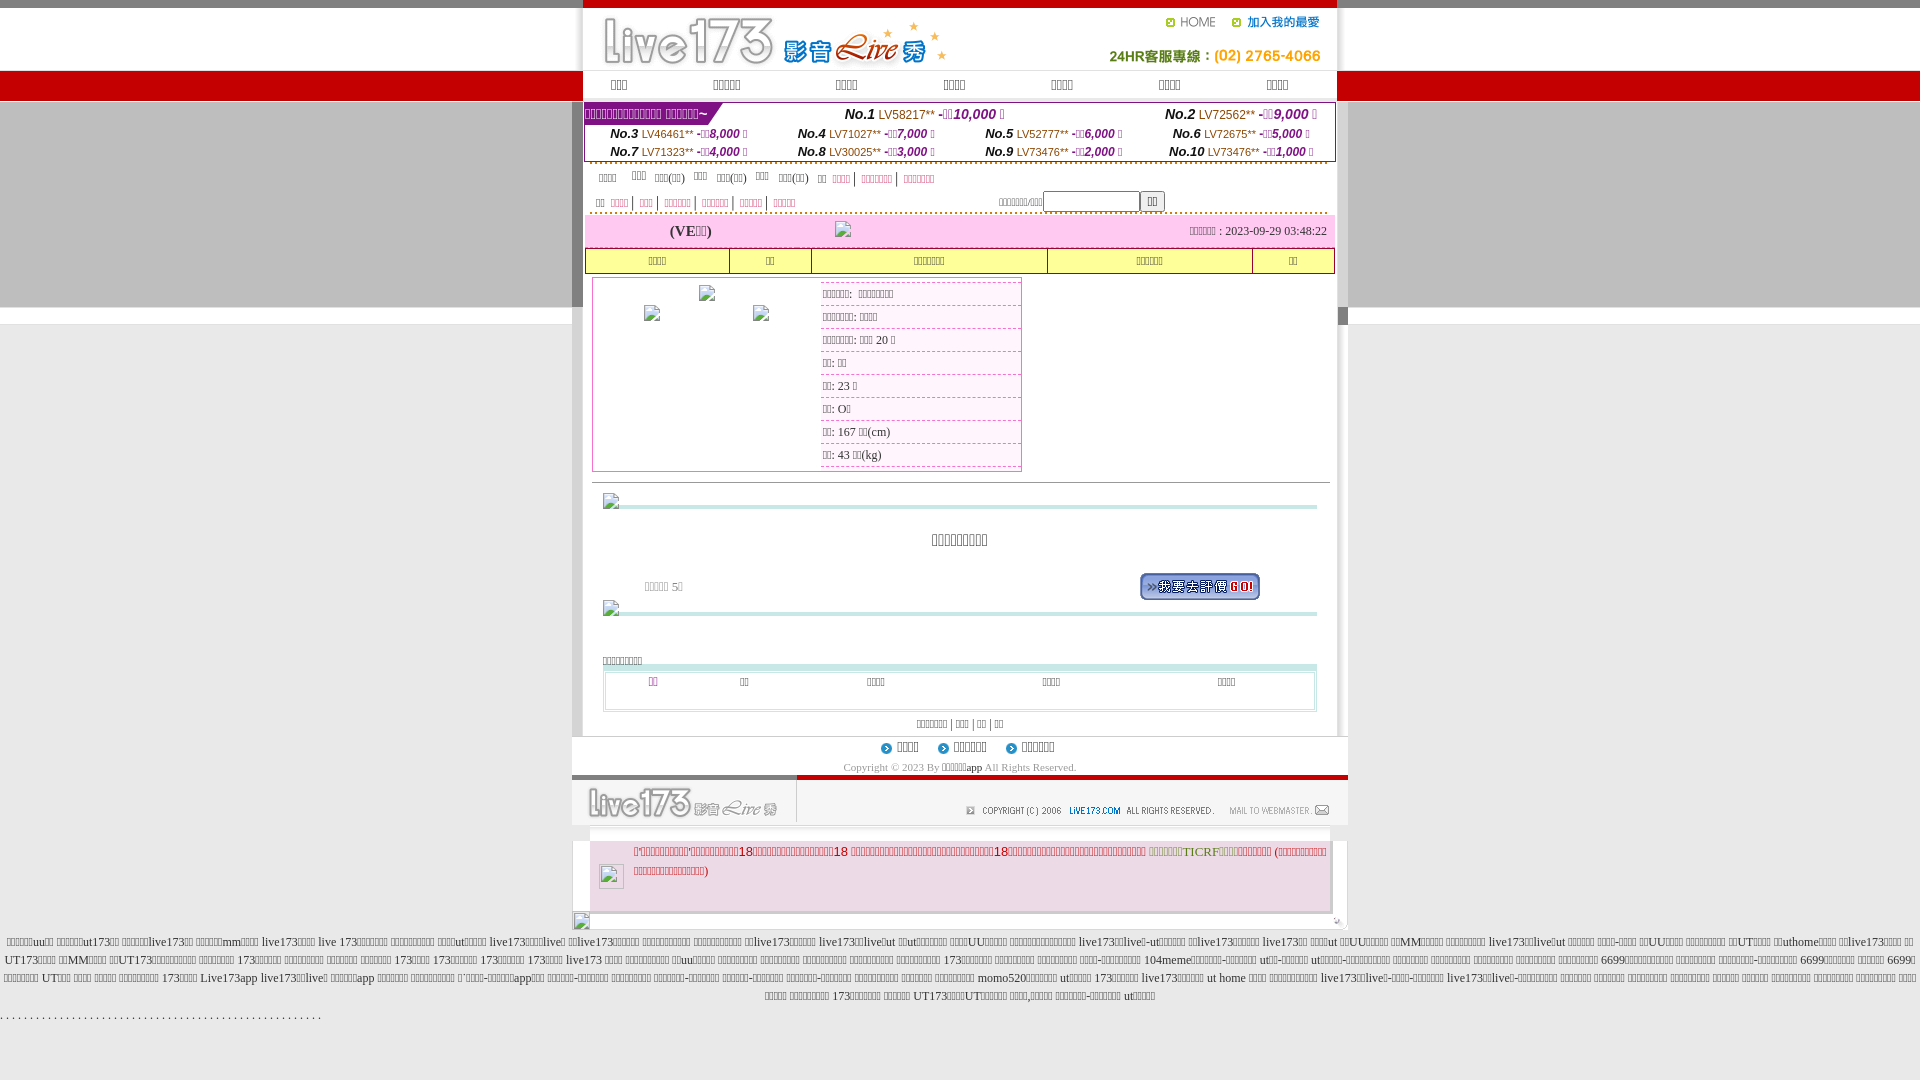 This screenshot has width=1920, height=1080. I want to click on '.', so click(199, 1014).